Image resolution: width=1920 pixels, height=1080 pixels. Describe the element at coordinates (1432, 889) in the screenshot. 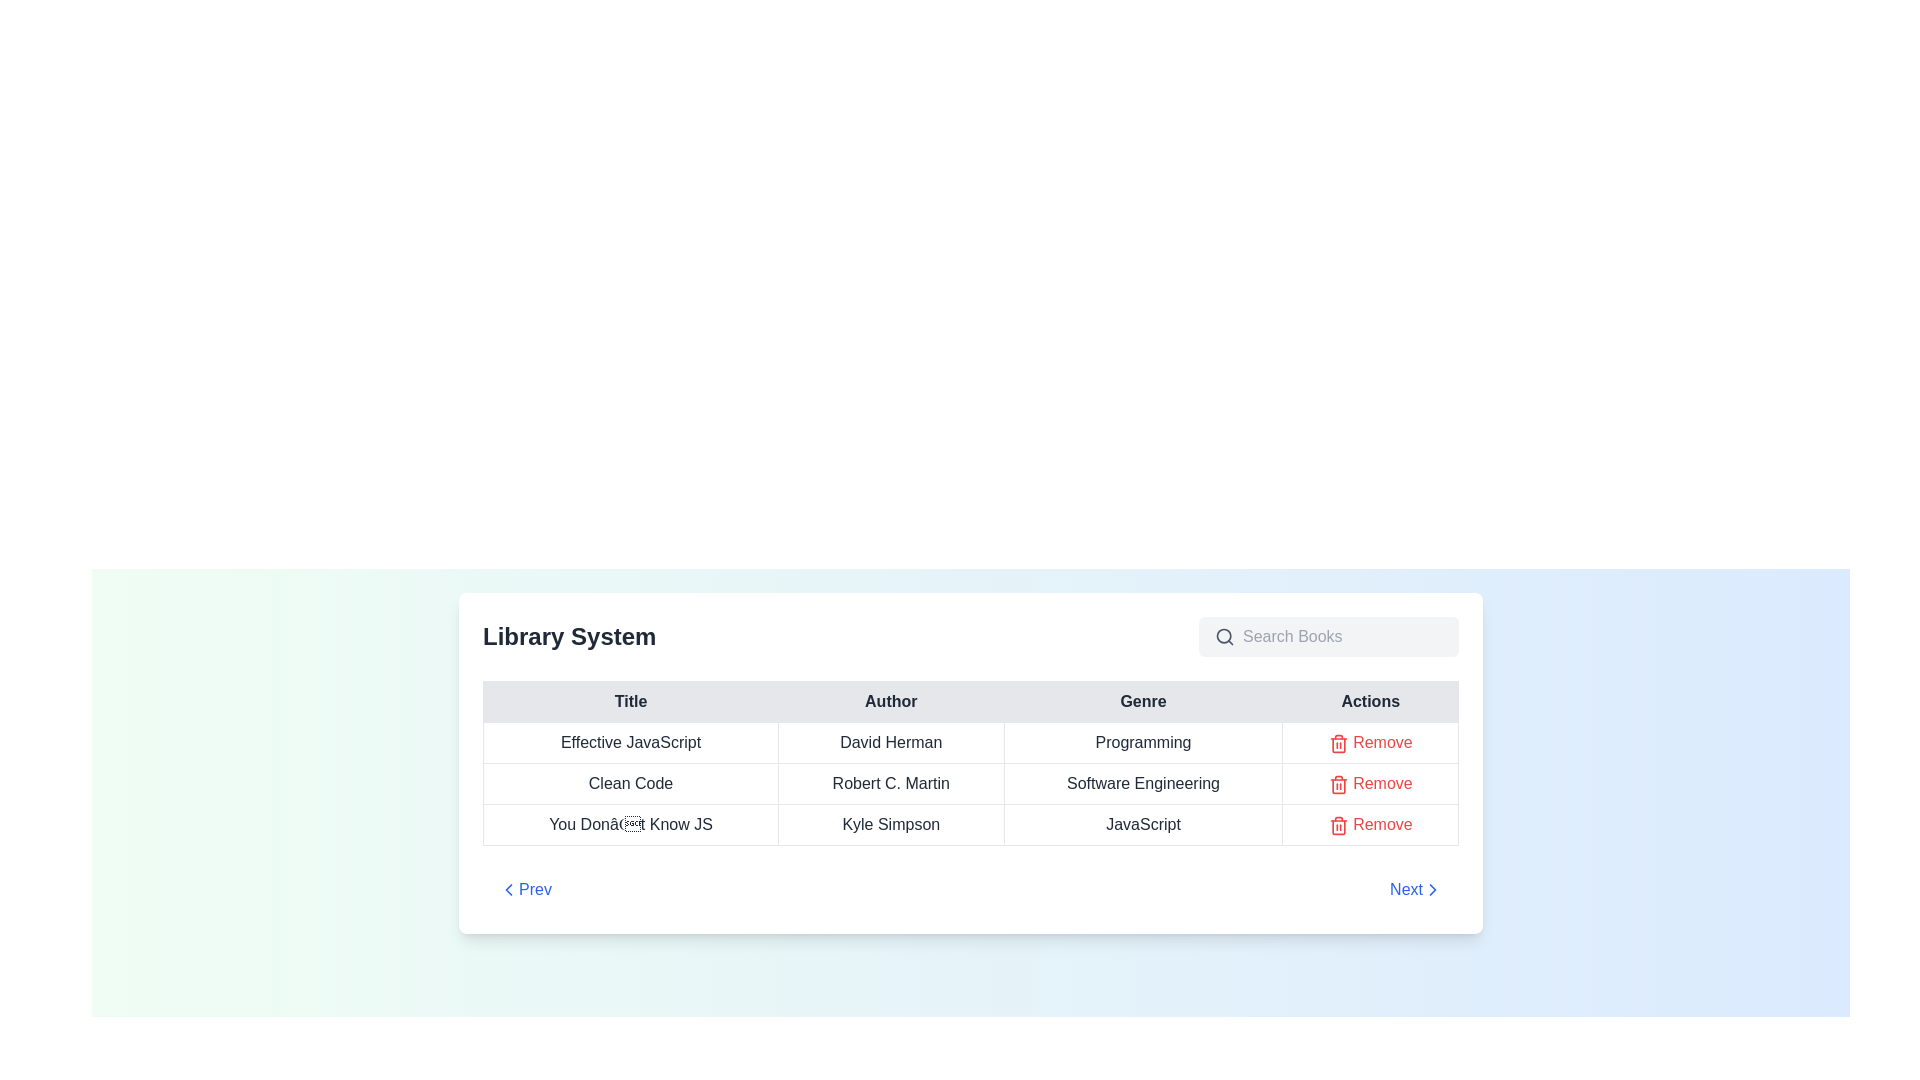

I see `the rightward arrow icon located beside the 'Next' button in the bottom-right section of the pagination control` at that location.